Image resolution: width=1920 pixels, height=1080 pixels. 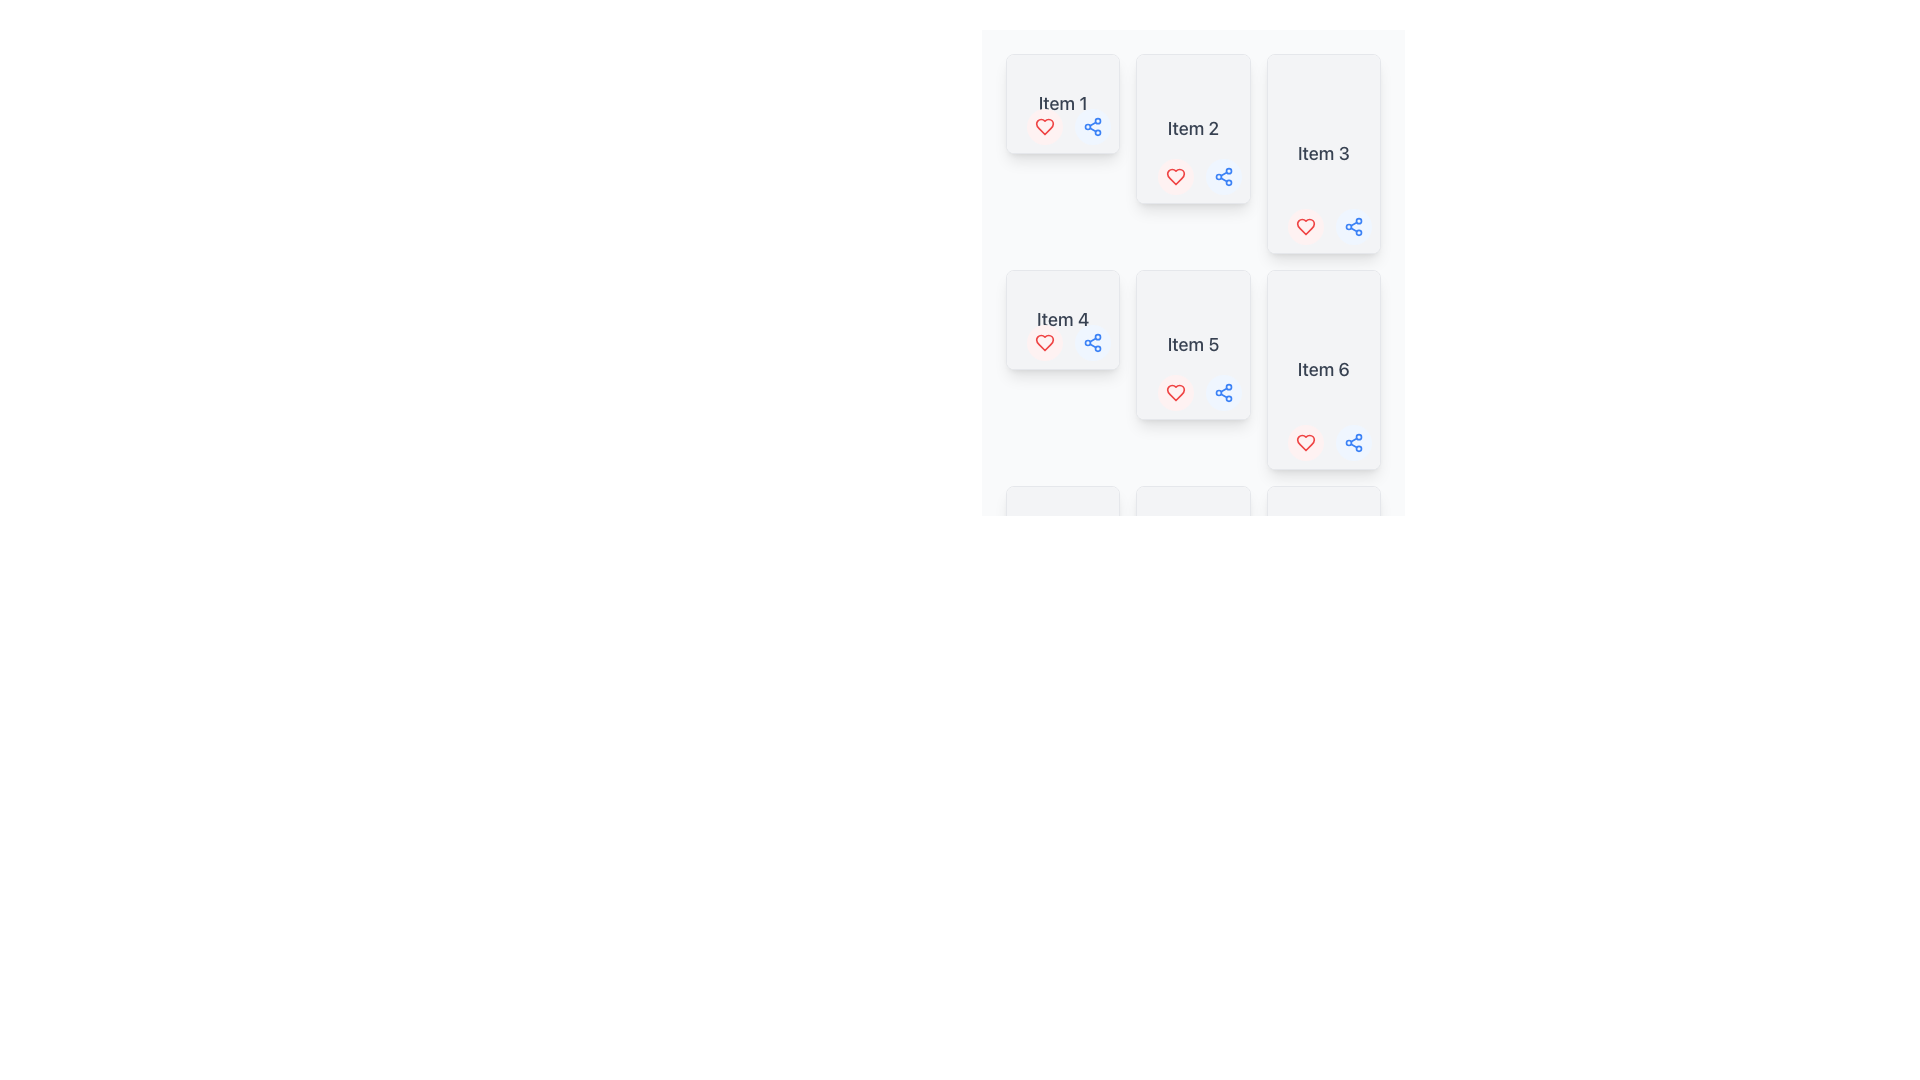 I want to click on the 'like' icon located at the bottom left of the card labeled 'Item 5' in the second column and second row of a 3x2 grid layout to favorite or unfavorite it, so click(x=1175, y=393).